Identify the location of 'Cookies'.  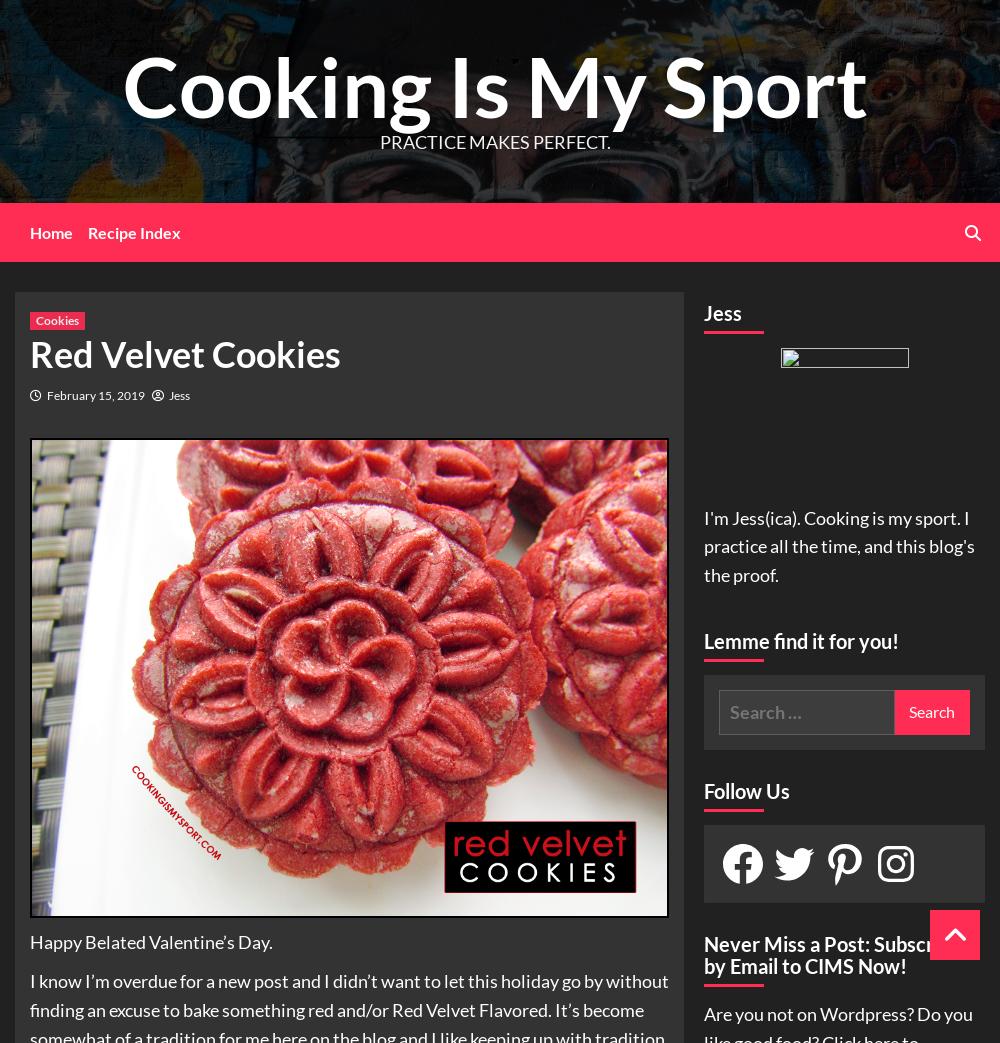
(36, 318).